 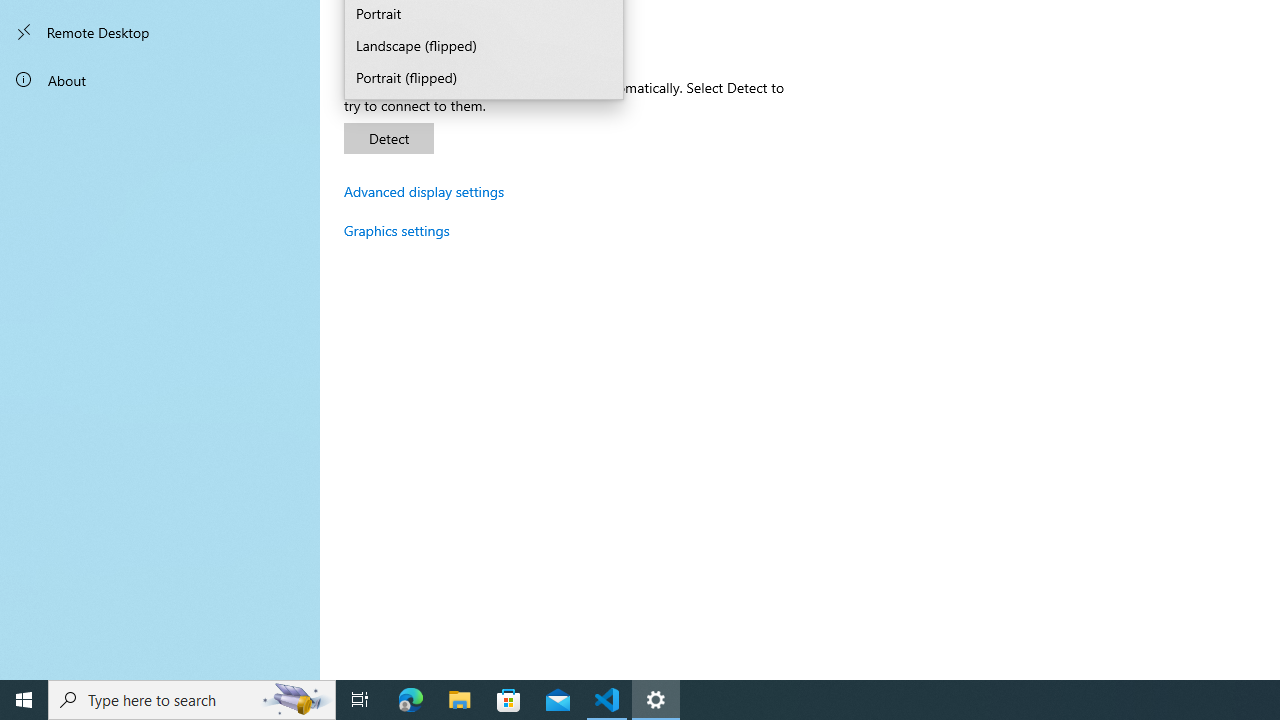 What do you see at coordinates (423, 191) in the screenshot?
I see `'Advanced display settings'` at bounding box center [423, 191].